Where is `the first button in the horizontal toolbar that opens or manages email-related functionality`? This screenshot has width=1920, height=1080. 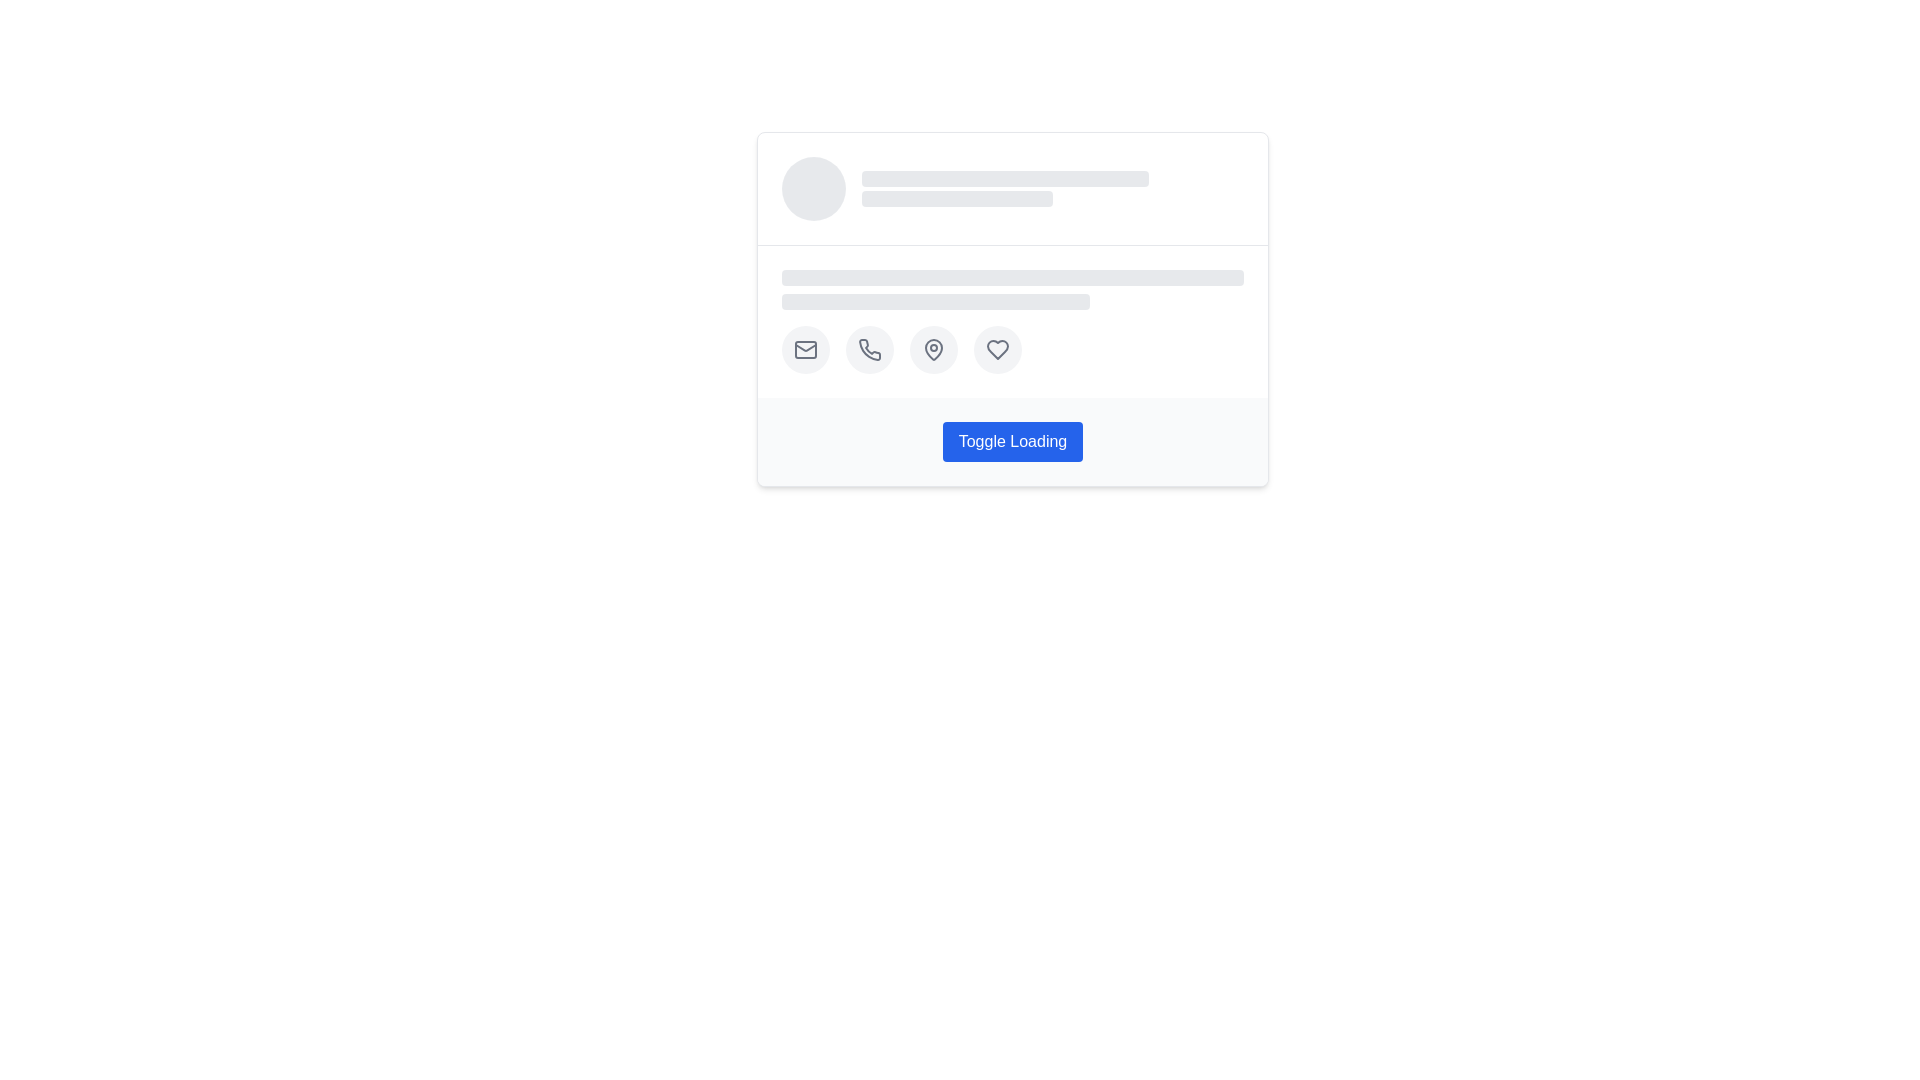 the first button in the horizontal toolbar that opens or manages email-related functionality is located at coordinates (806, 349).